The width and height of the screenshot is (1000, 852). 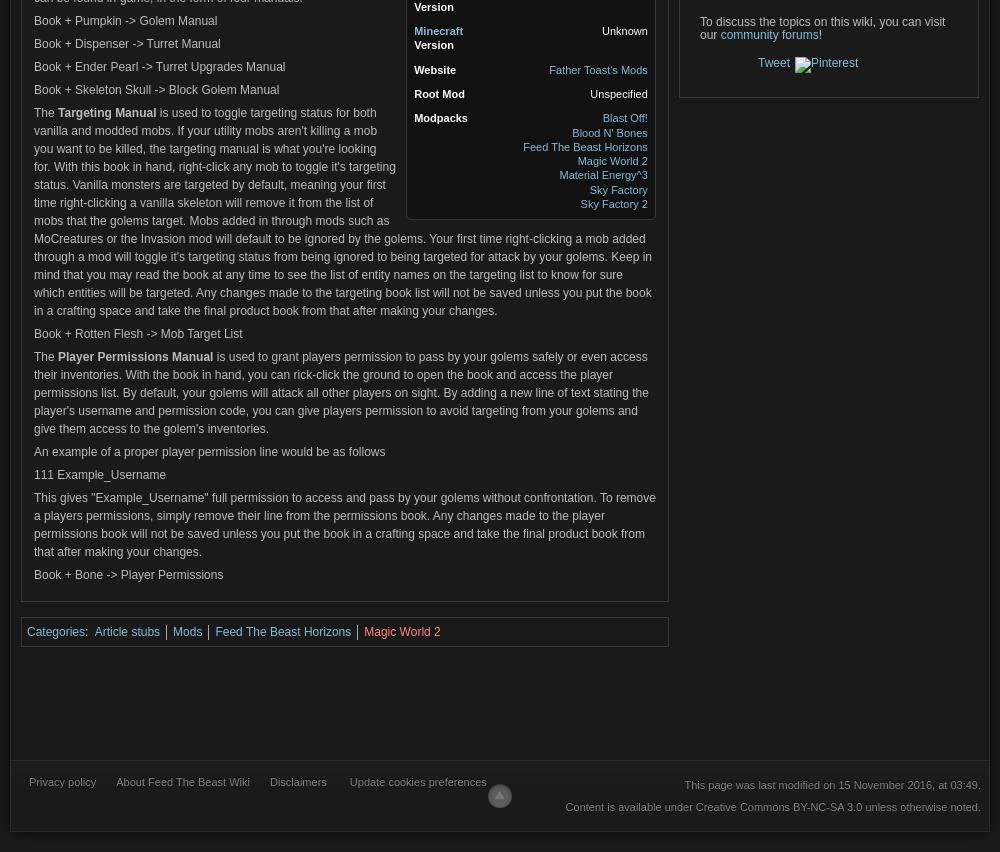 What do you see at coordinates (597, 69) in the screenshot?
I see `'Father Toast's Mods'` at bounding box center [597, 69].